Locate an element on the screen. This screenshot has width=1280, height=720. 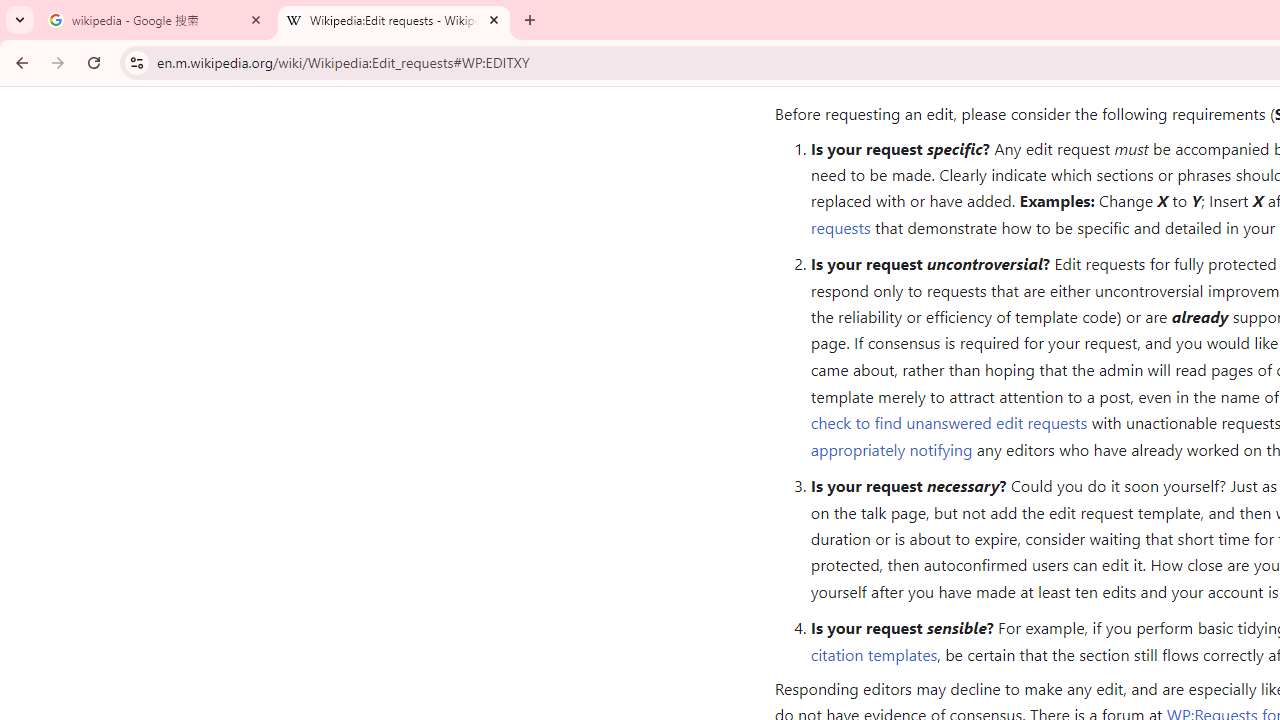
'Wikipedia:Edit requests - Wikipedia' is located at coordinates (394, 20).